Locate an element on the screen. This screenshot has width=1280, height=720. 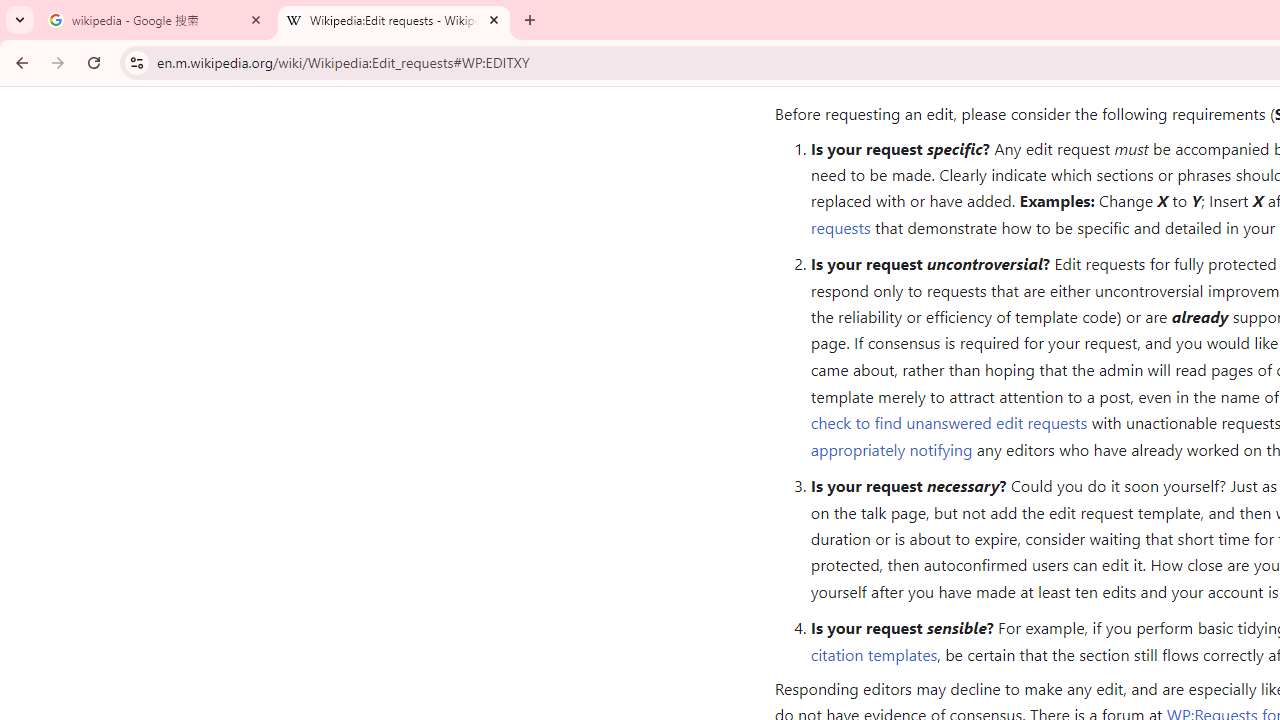
'Wikipedia:Edit requests - Wikipedia' is located at coordinates (394, 20).